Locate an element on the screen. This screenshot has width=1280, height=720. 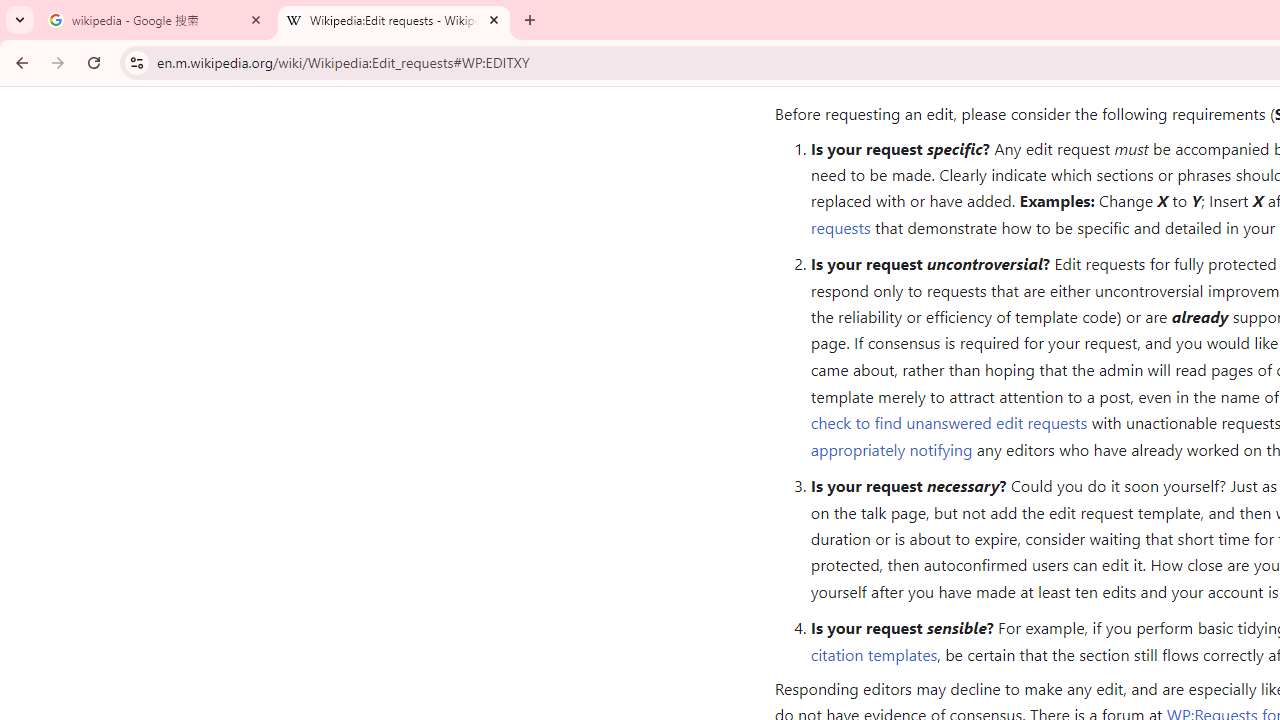
'Wikipedia:Edit requests - Wikipedia' is located at coordinates (394, 20).